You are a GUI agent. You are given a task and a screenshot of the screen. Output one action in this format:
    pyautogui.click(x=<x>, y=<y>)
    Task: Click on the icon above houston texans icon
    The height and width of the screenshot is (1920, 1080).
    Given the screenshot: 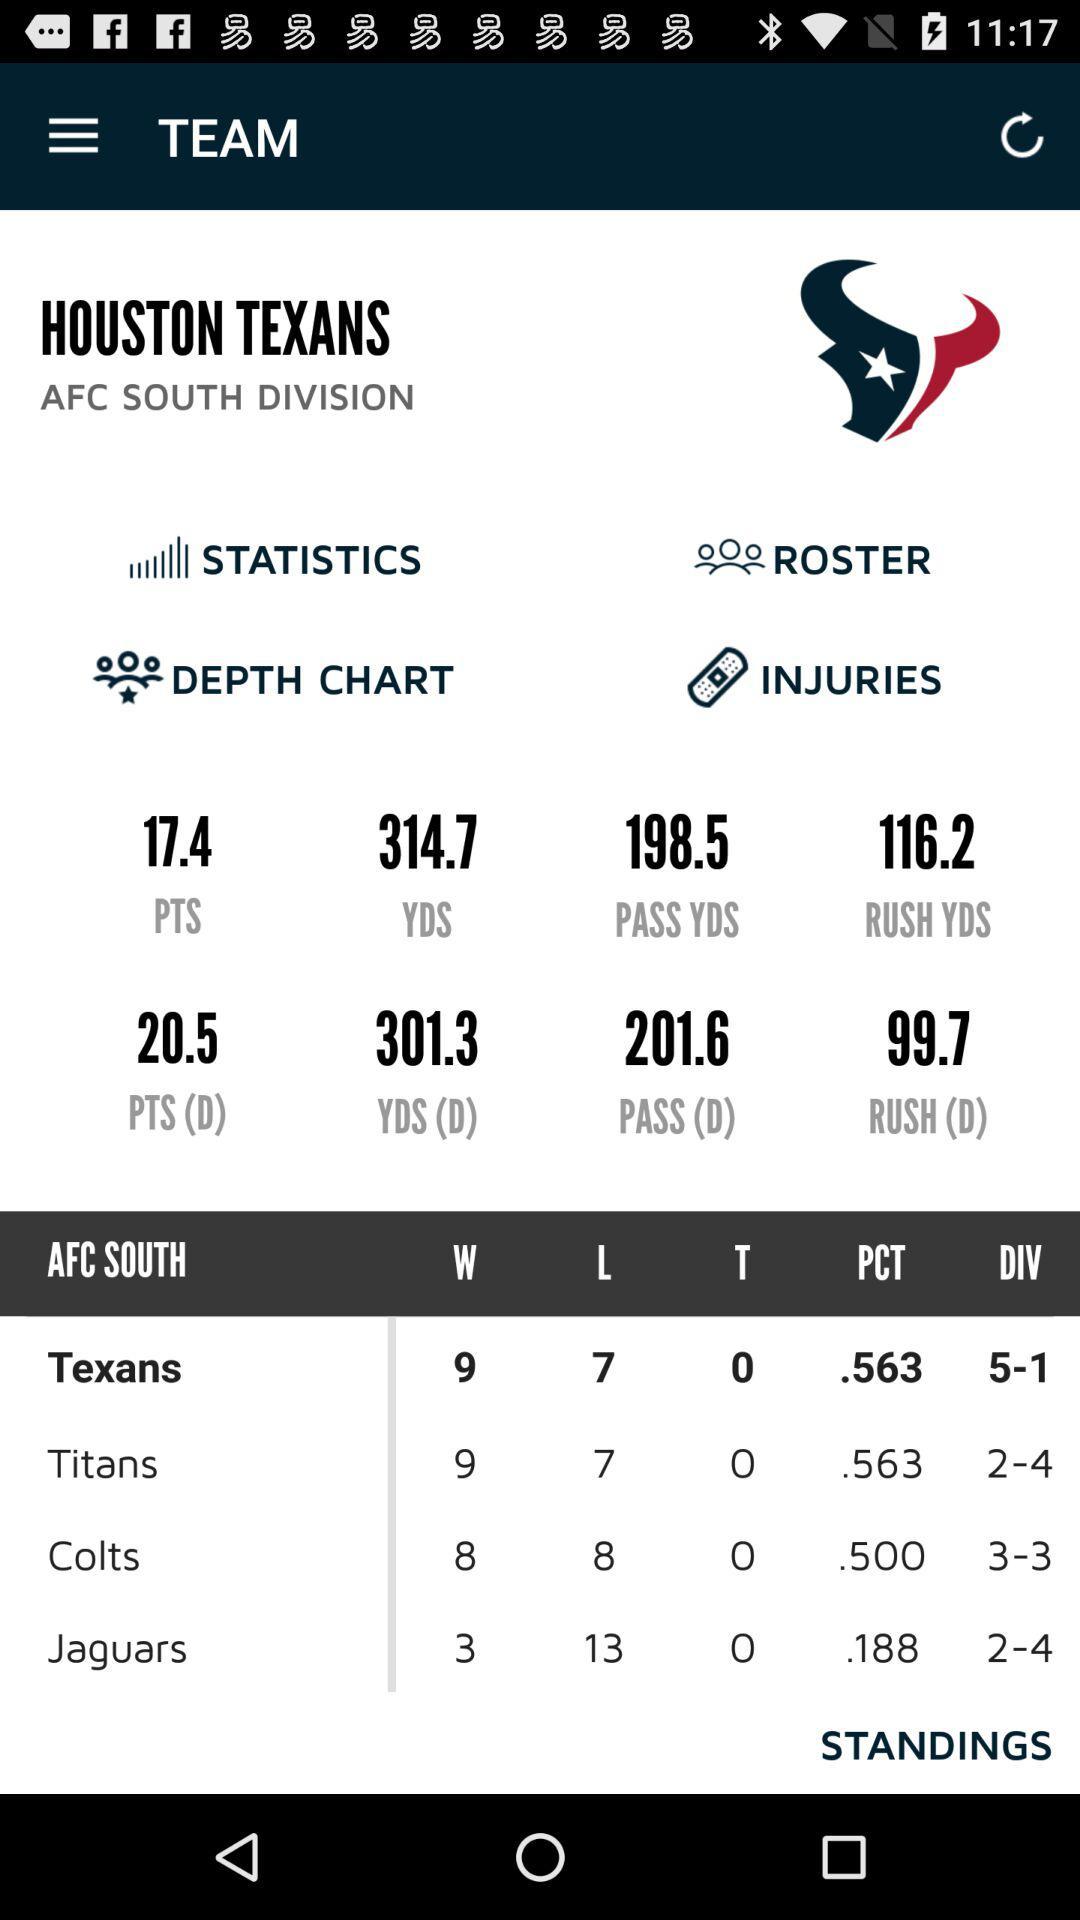 What is the action you would take?
    pyautogui.click(x=72, y=135)
    